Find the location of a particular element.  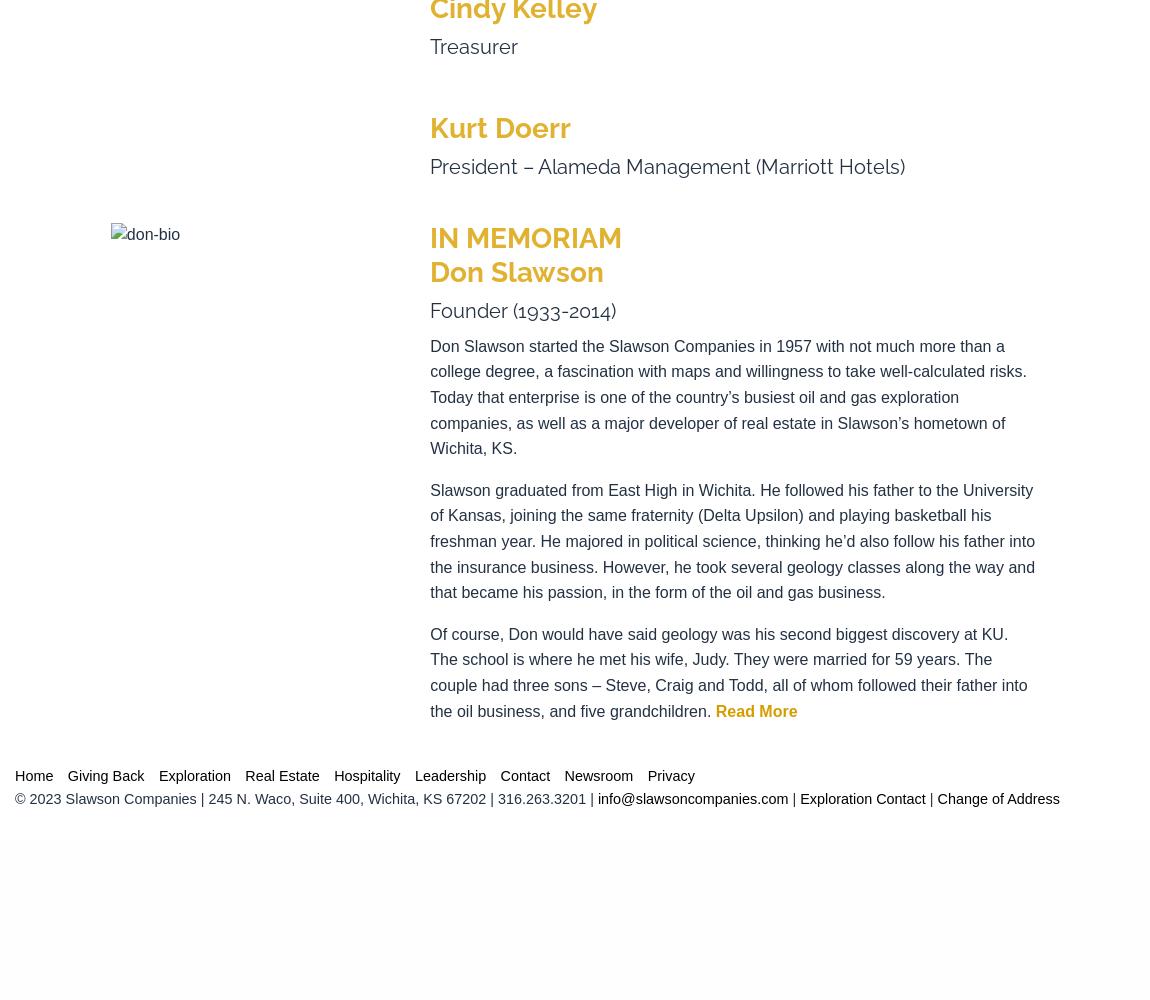

'Exploration' is located at coordinates (193, 775).